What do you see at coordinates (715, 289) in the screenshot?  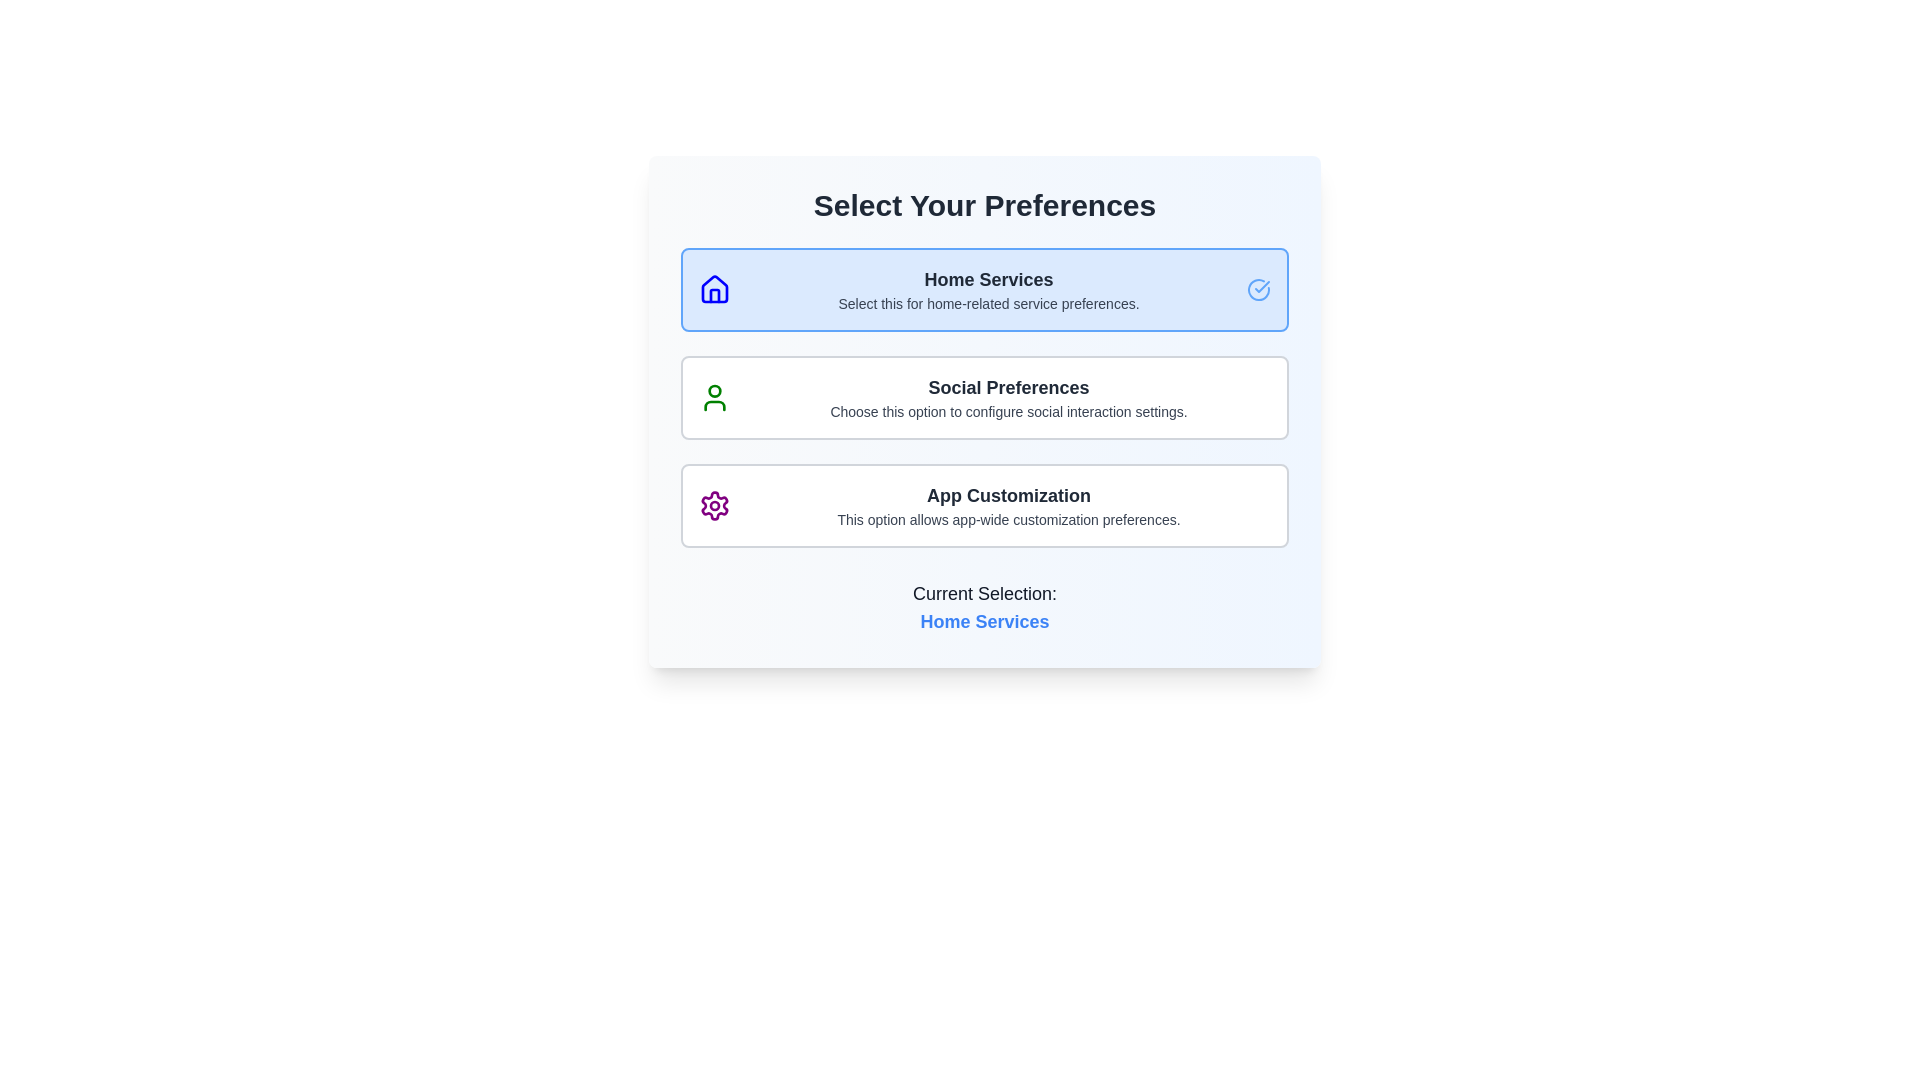 I see `the blue-bordered house icon located above the 'Home Services' label in the user interface preference selection theme` at bounding box center [715, 289].